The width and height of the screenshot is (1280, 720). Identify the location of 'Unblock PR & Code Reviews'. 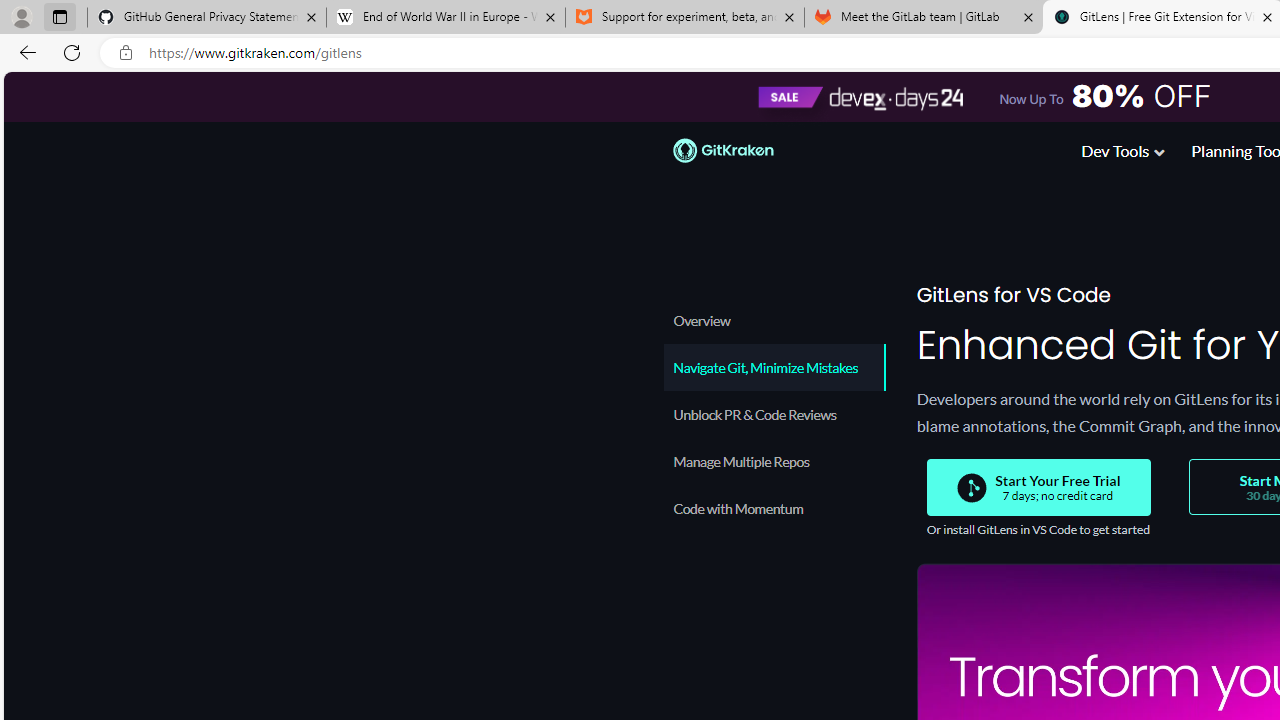
(773, 413).